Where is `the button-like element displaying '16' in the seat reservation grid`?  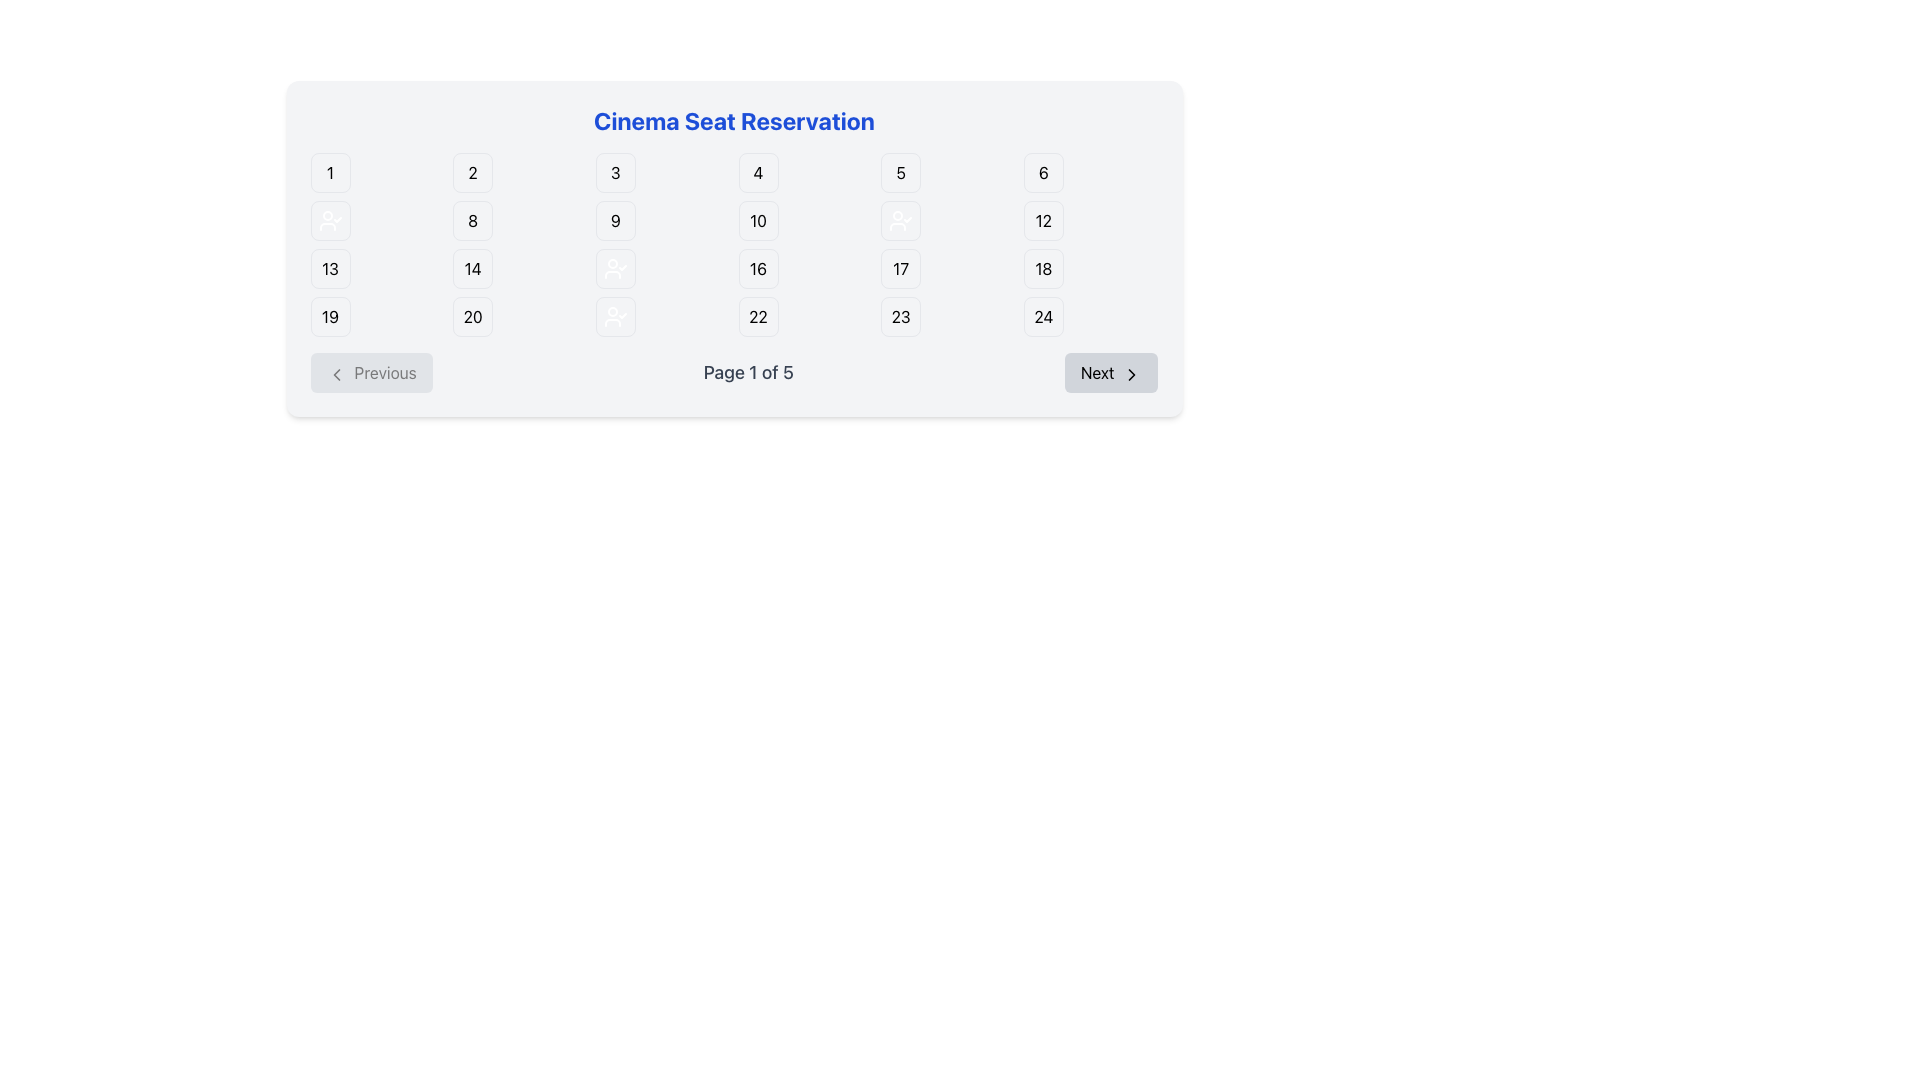
the button-like element displaying '16' in the seat reservation grid is located at coordinates (757, 268).